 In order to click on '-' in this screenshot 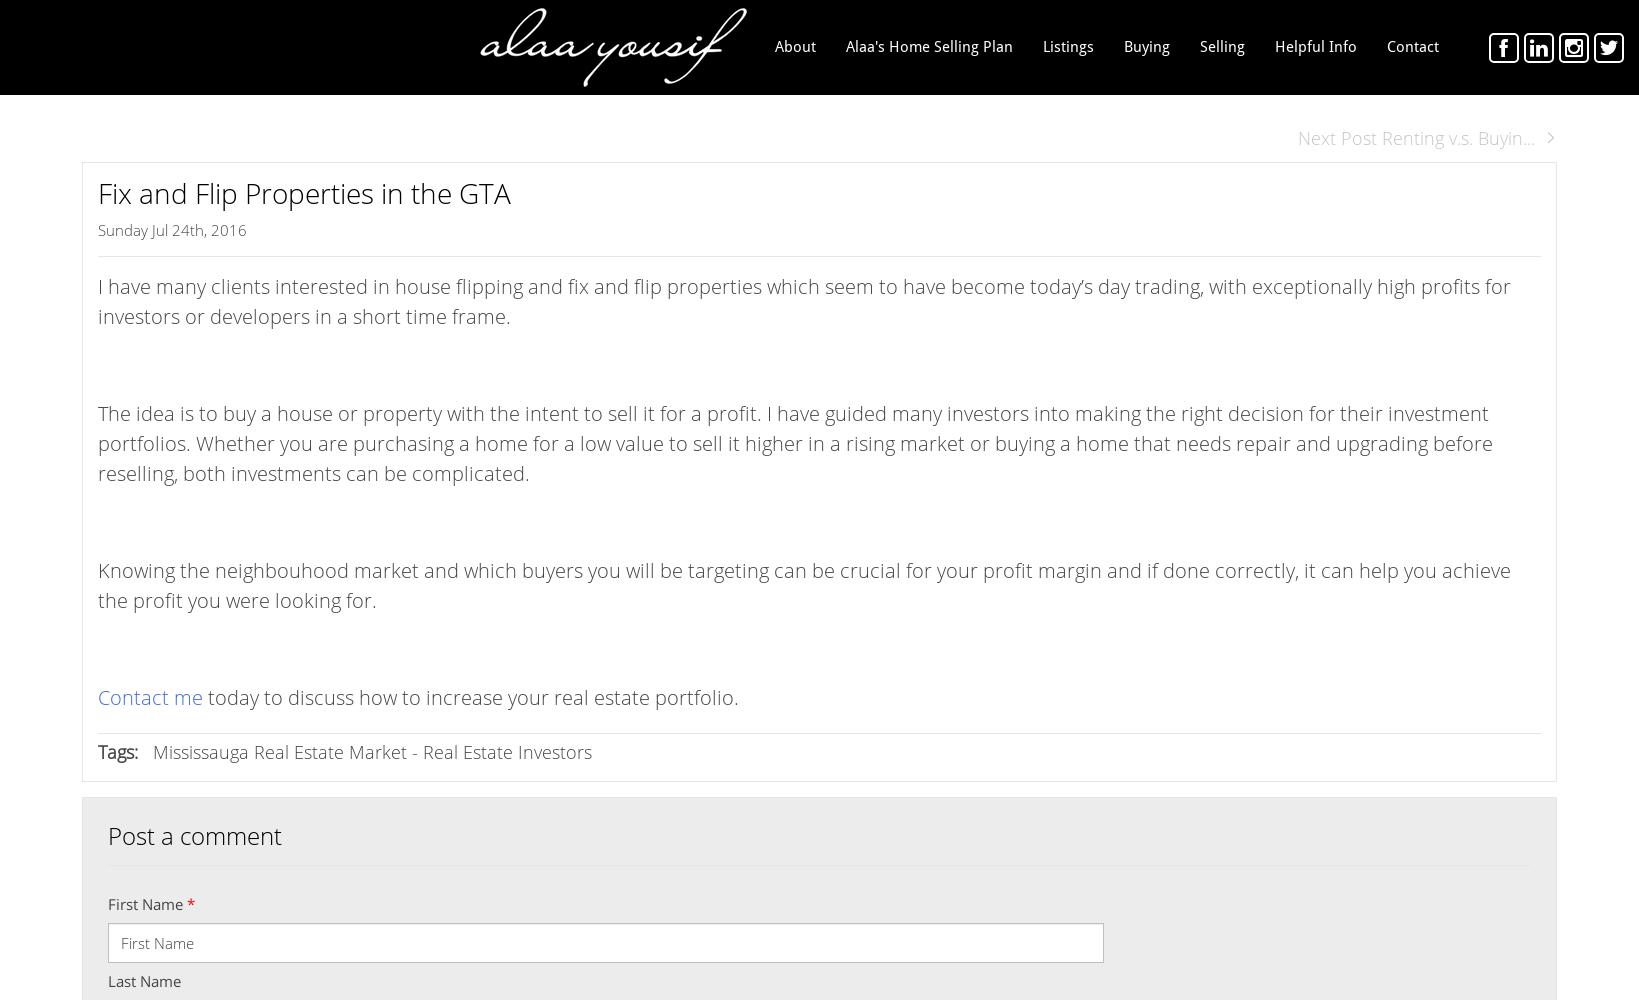, I will do `click(414, 752)`.